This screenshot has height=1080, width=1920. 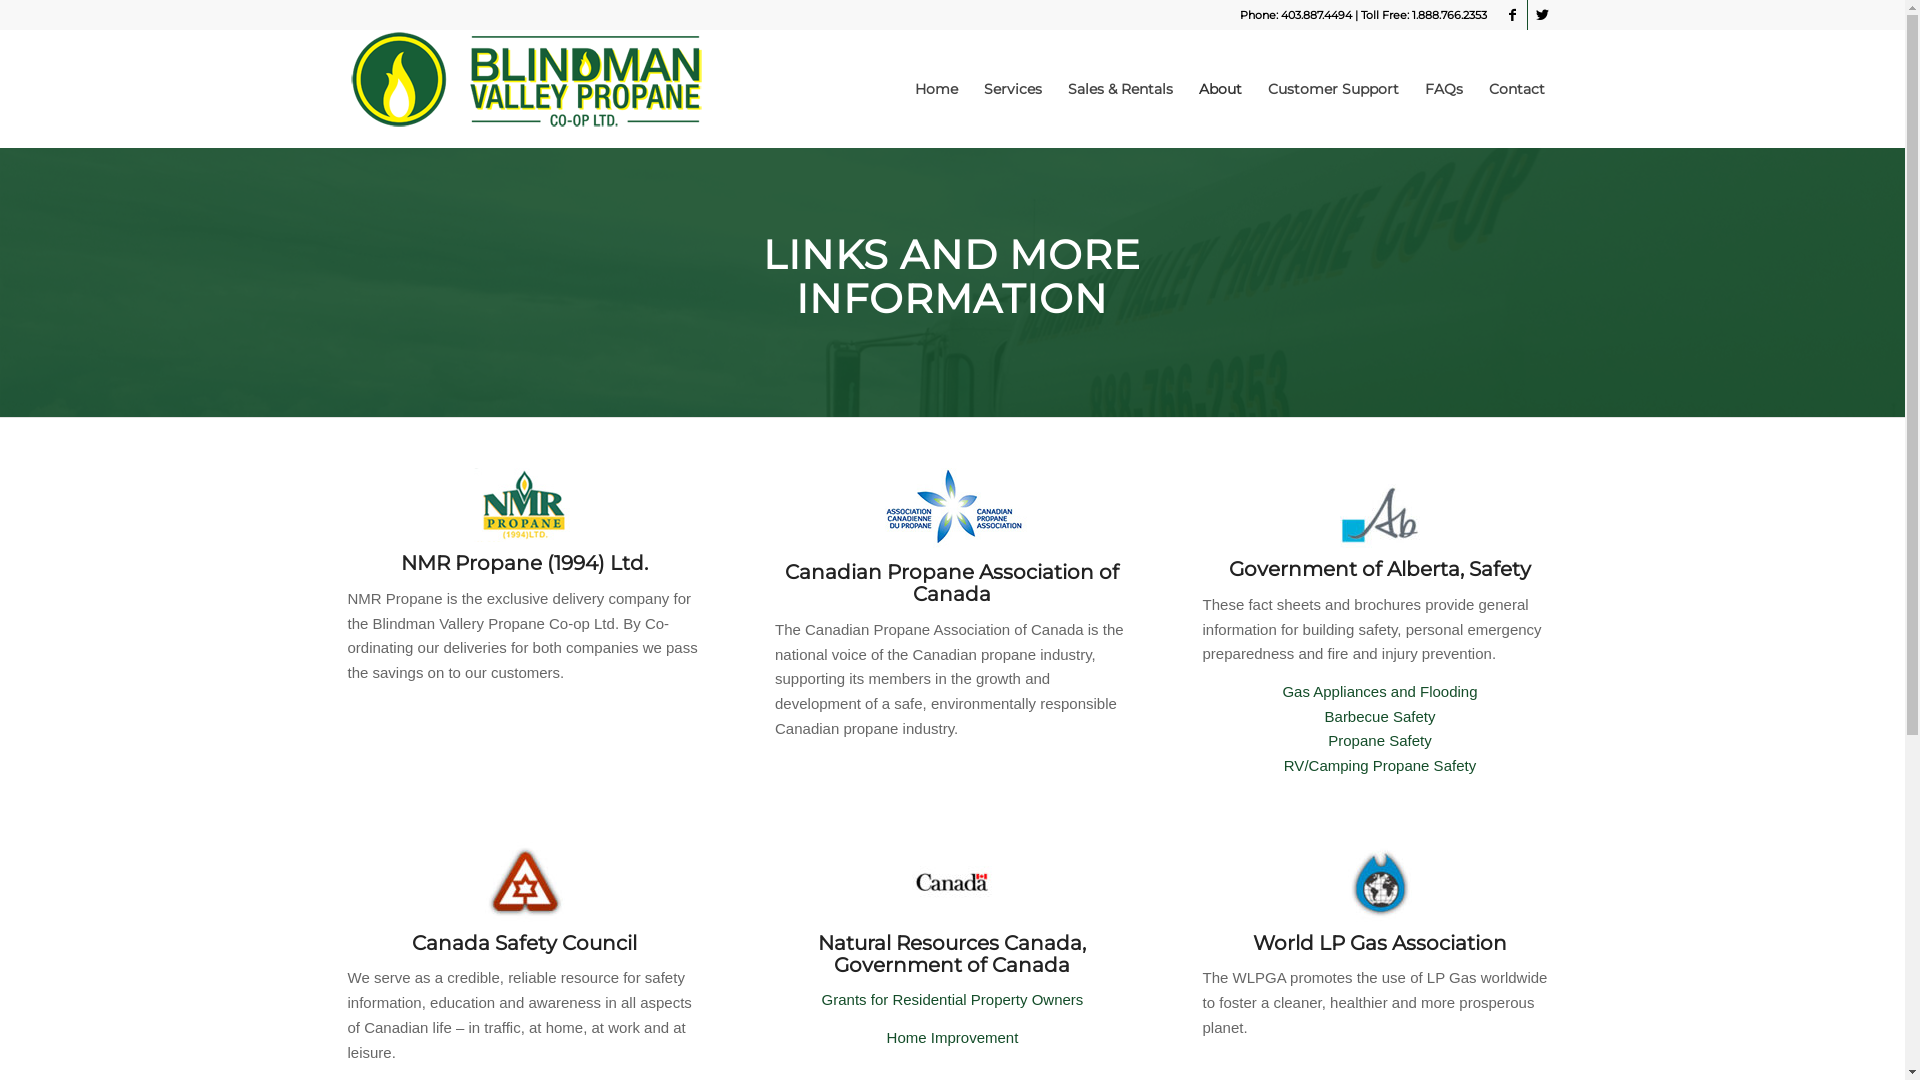 I want to click on 'Facebook', so click(x=1512, y=15).